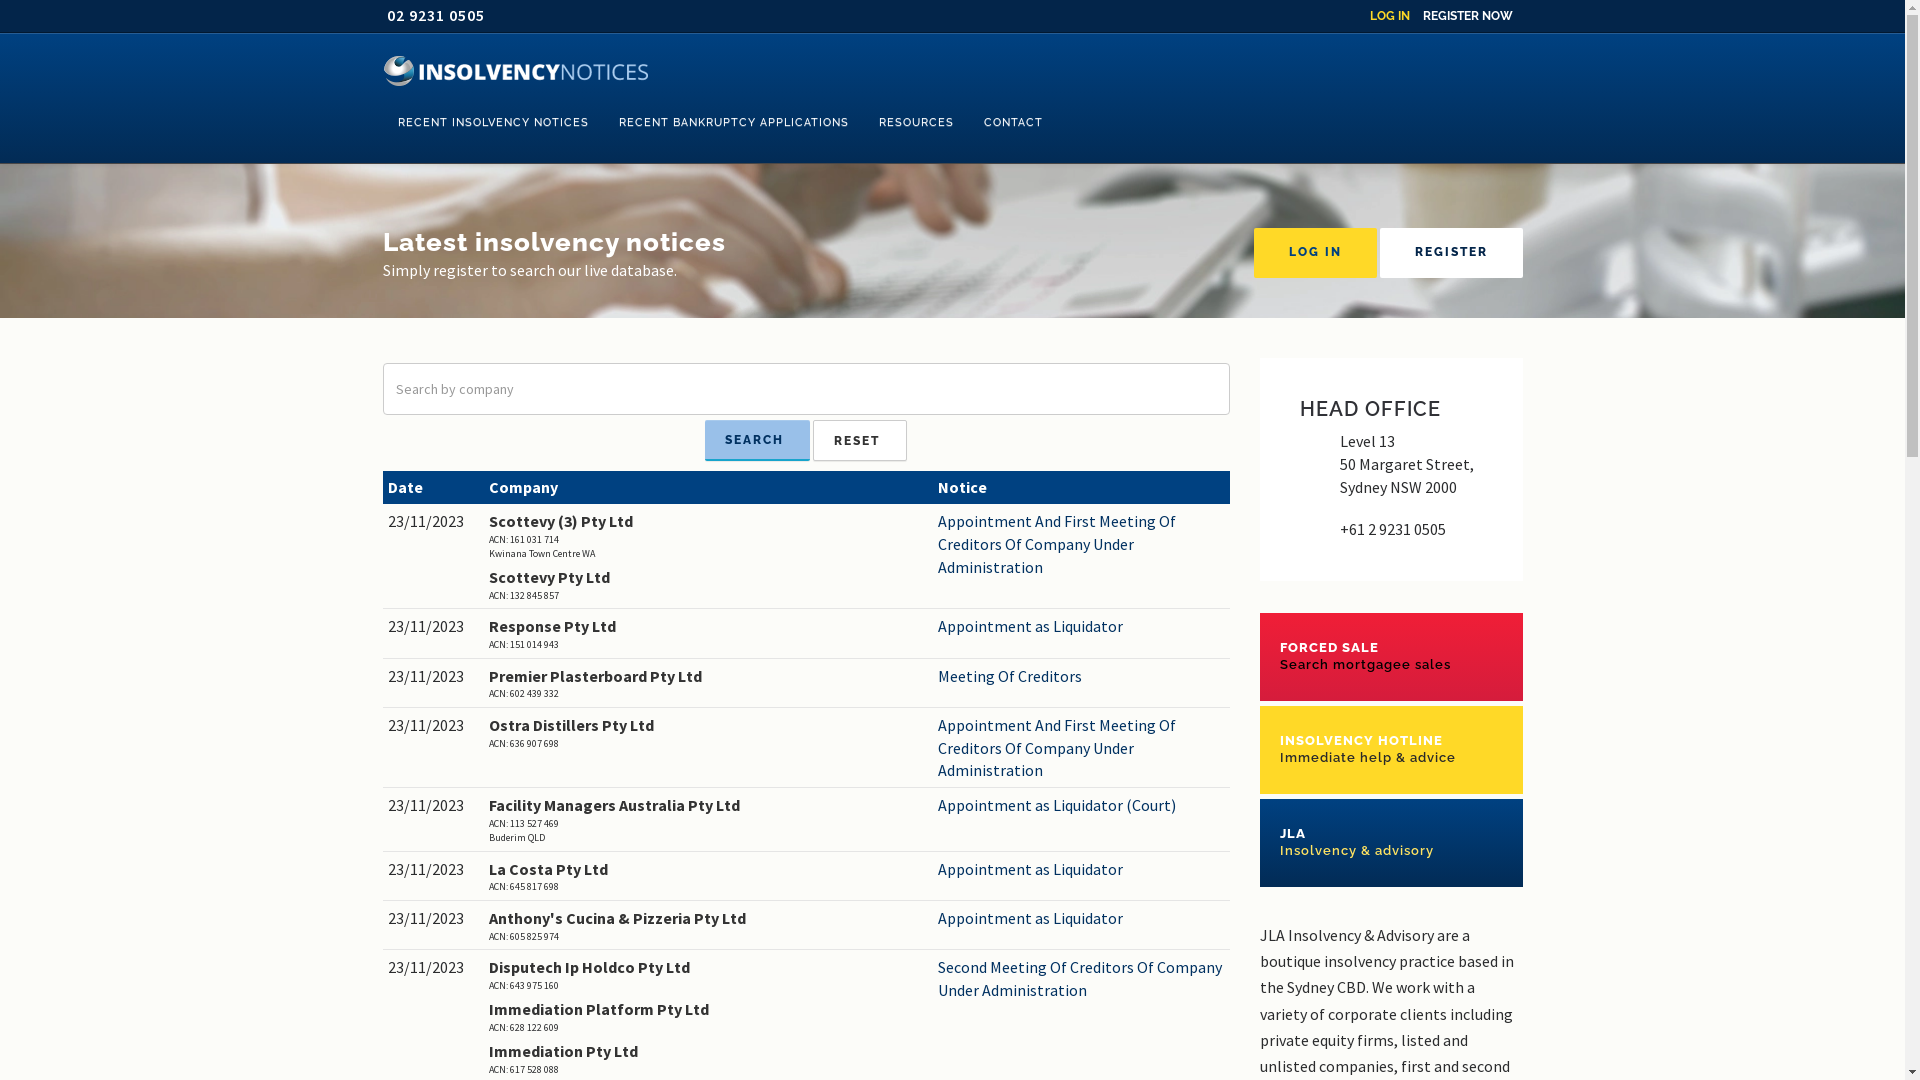  What do you see at coordinates (1258, 843) in the screenshot?
I see `'JLA` at bounding box center [1258, 843].